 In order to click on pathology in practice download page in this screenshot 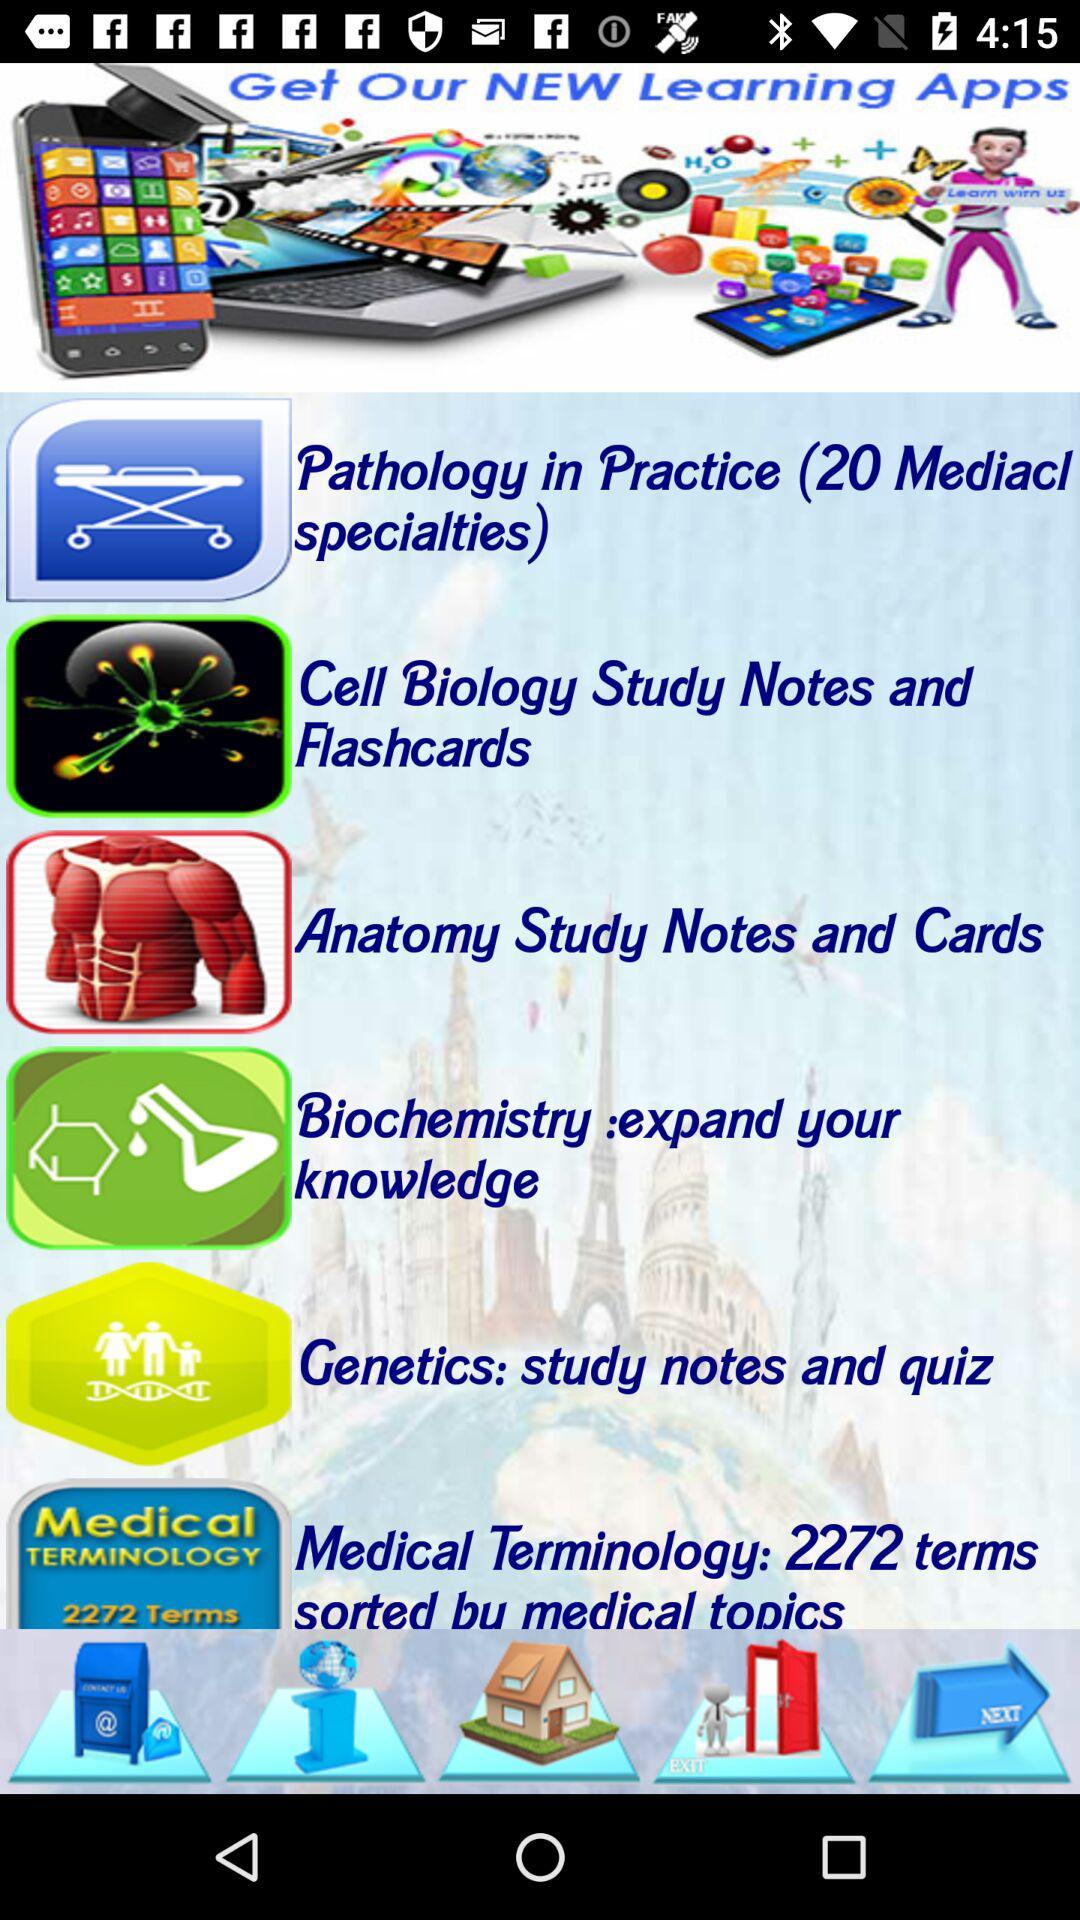, I will do `click(147, 500)`.